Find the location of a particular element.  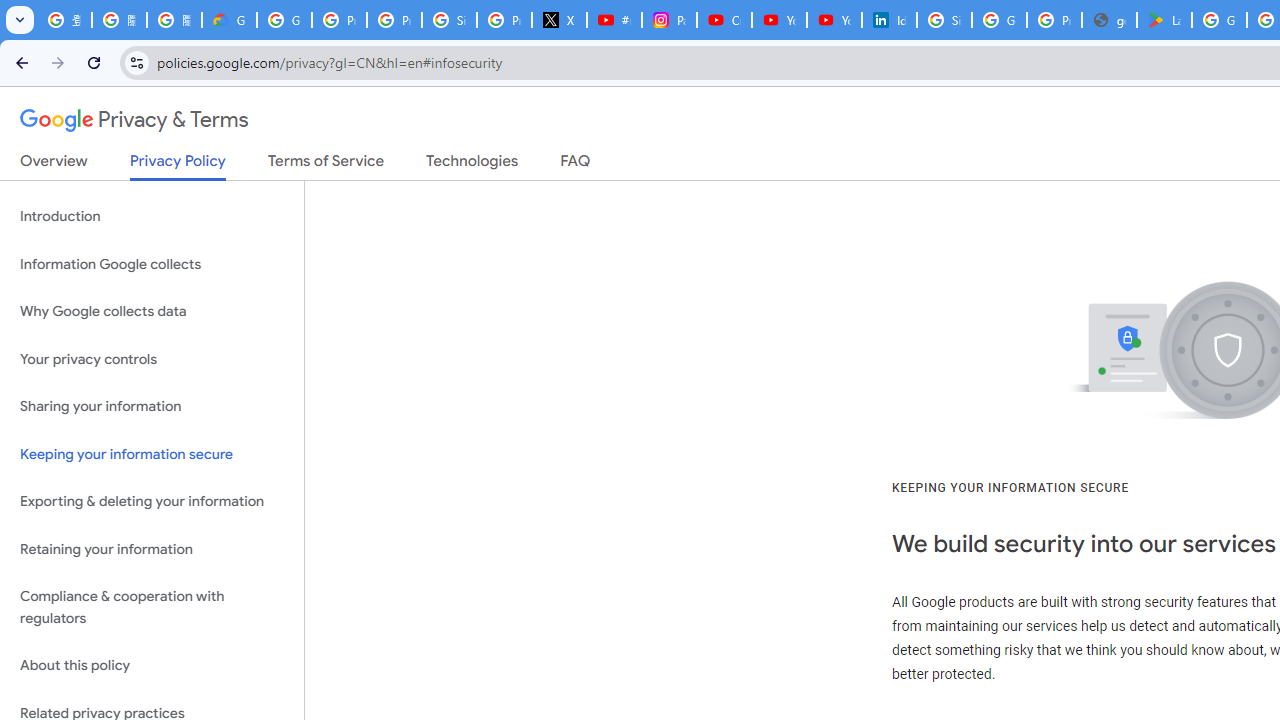

'Google Cloud Privacy Notice' is located at coordinates (229, 20).